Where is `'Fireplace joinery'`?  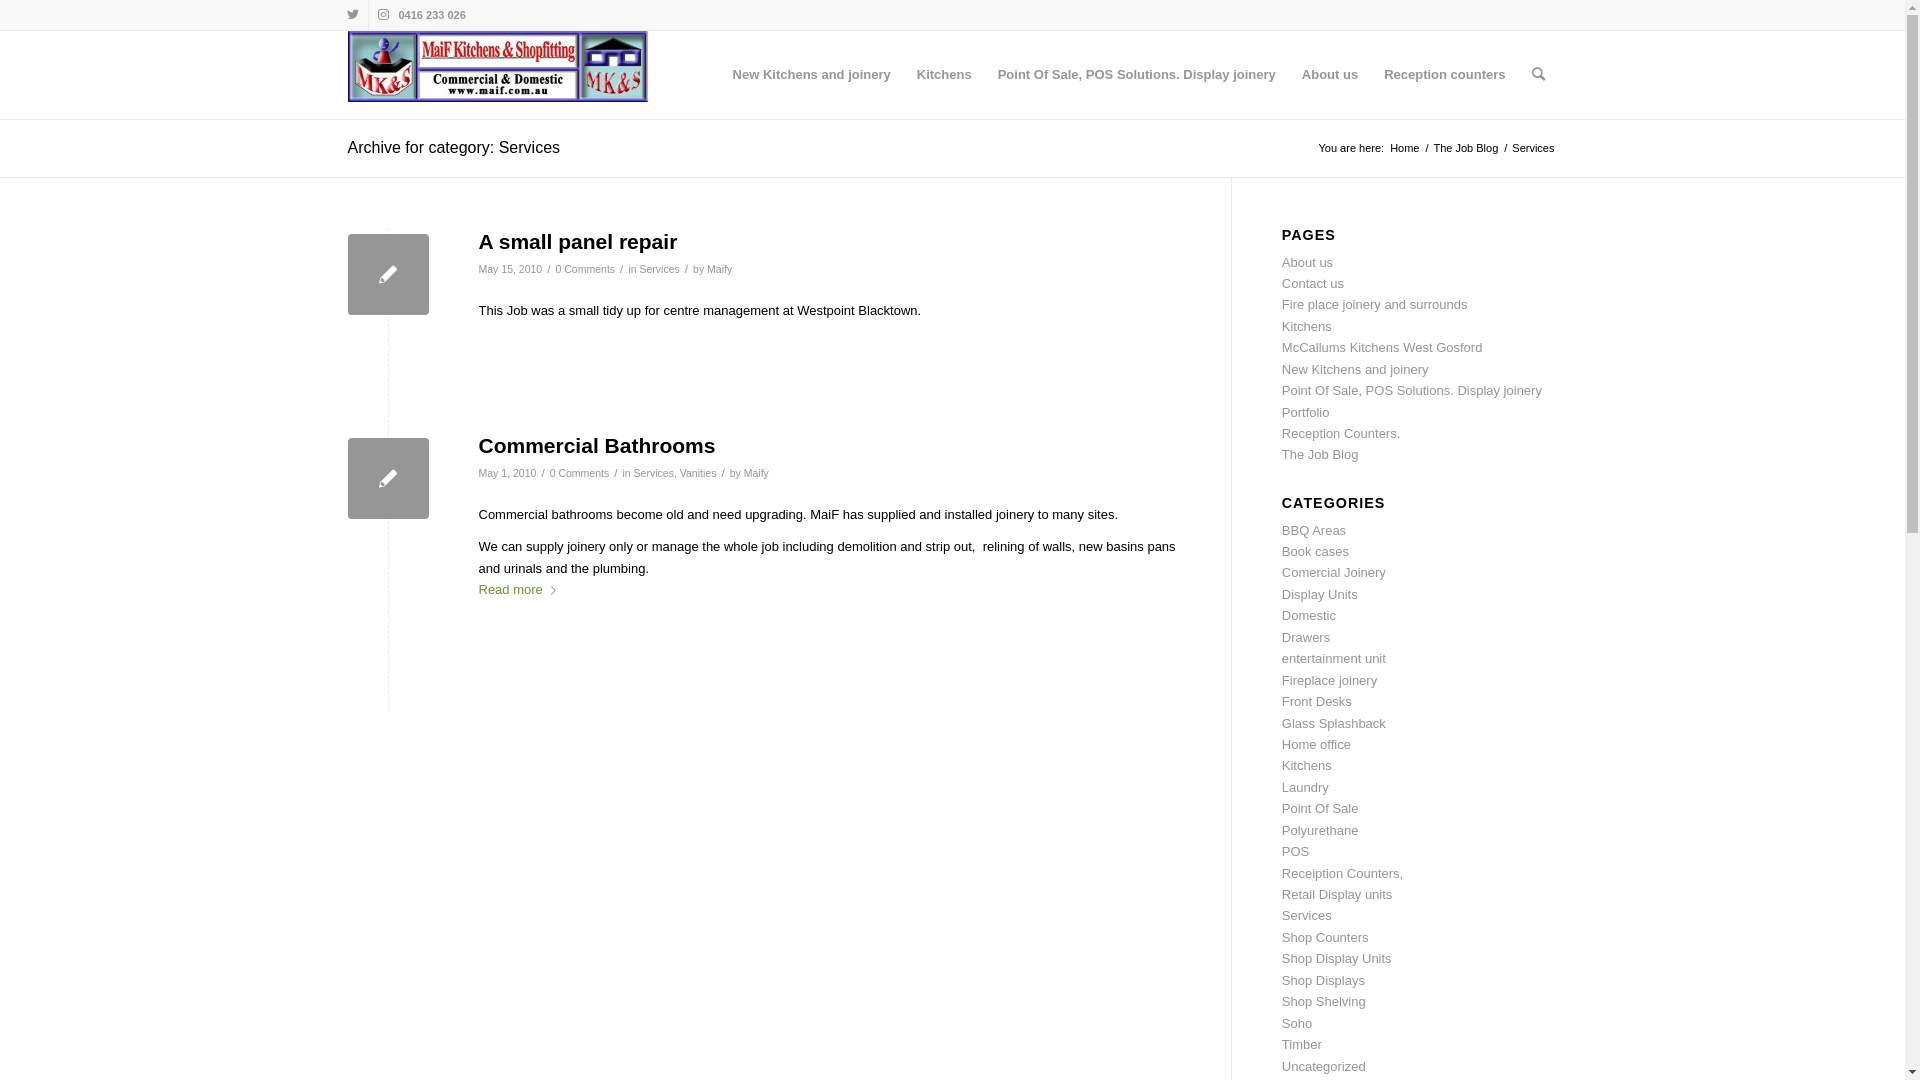
'Fireplace joinery' is located at coordinates (1329, 679).